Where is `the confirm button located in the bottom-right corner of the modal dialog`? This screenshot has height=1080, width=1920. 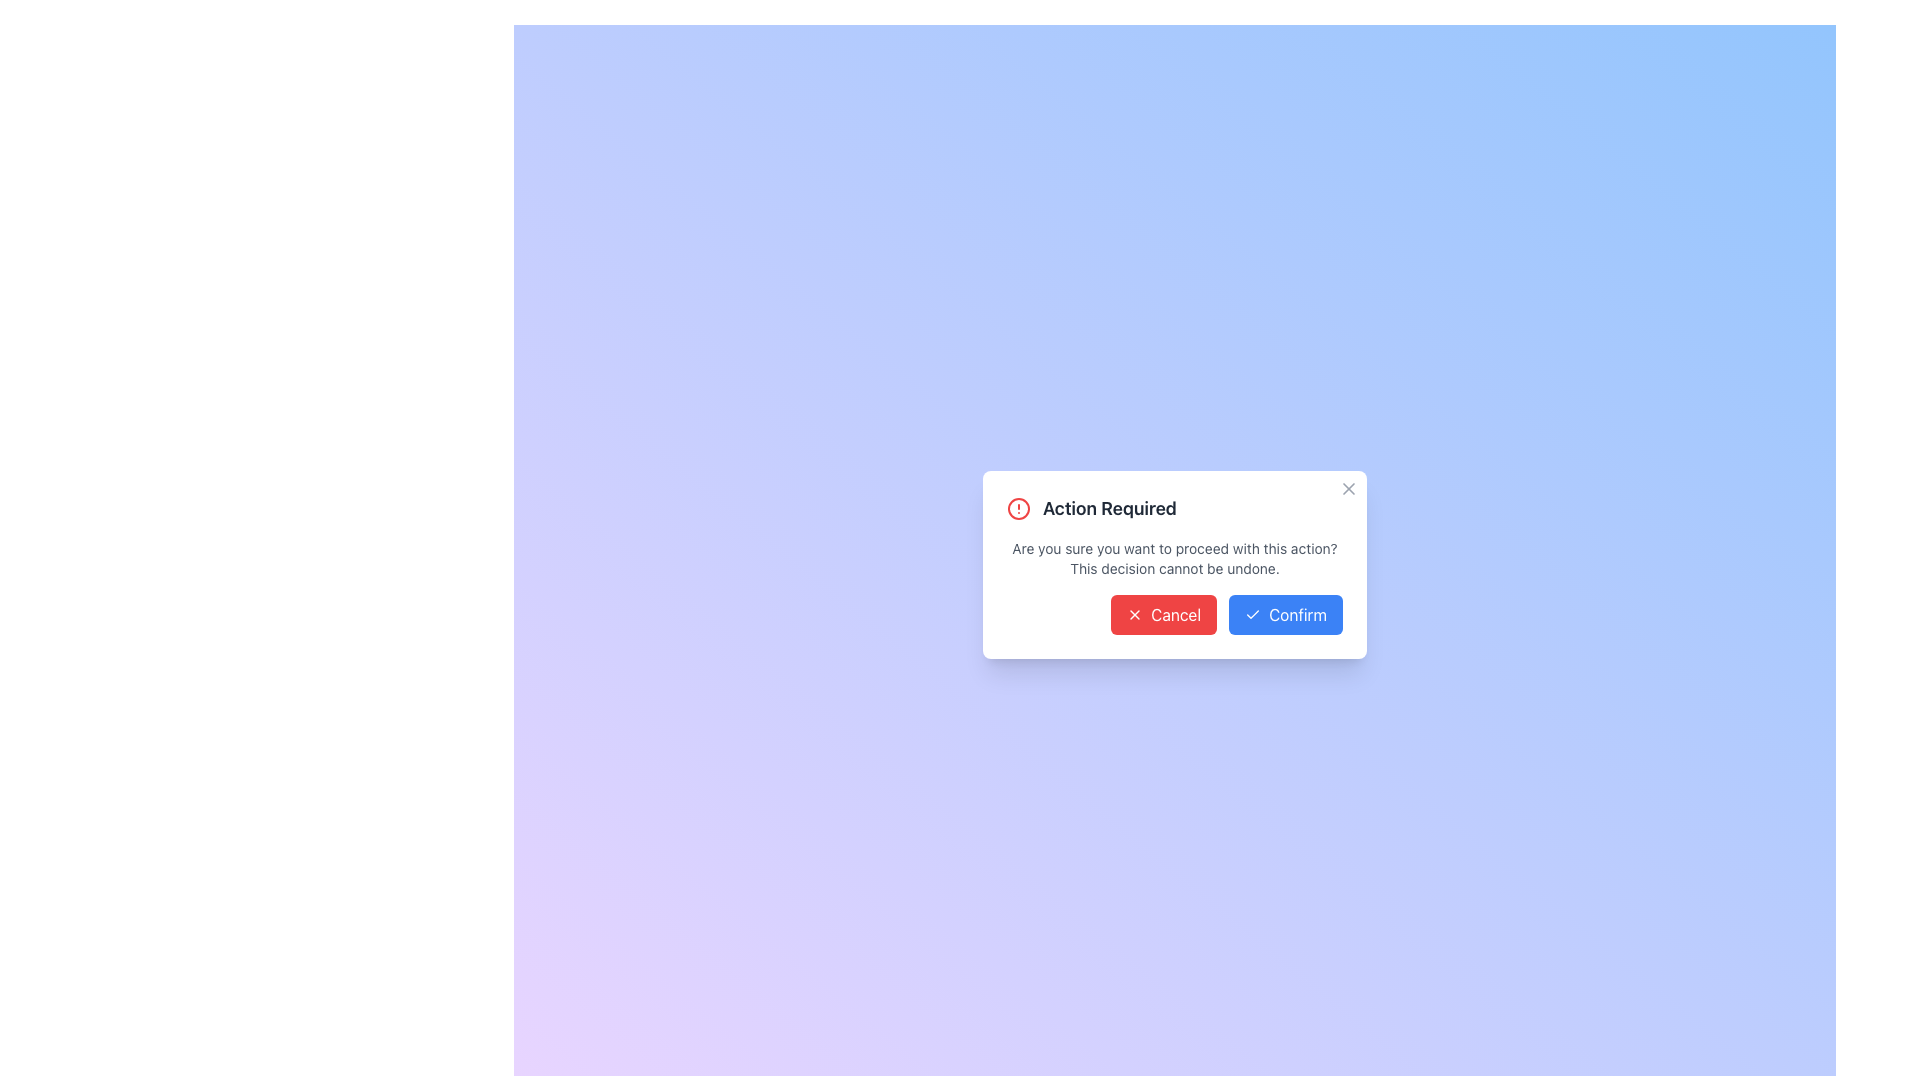 the confirm button located in the bottom-right corner of the modal dialog is located at coordinates (1286, 613).